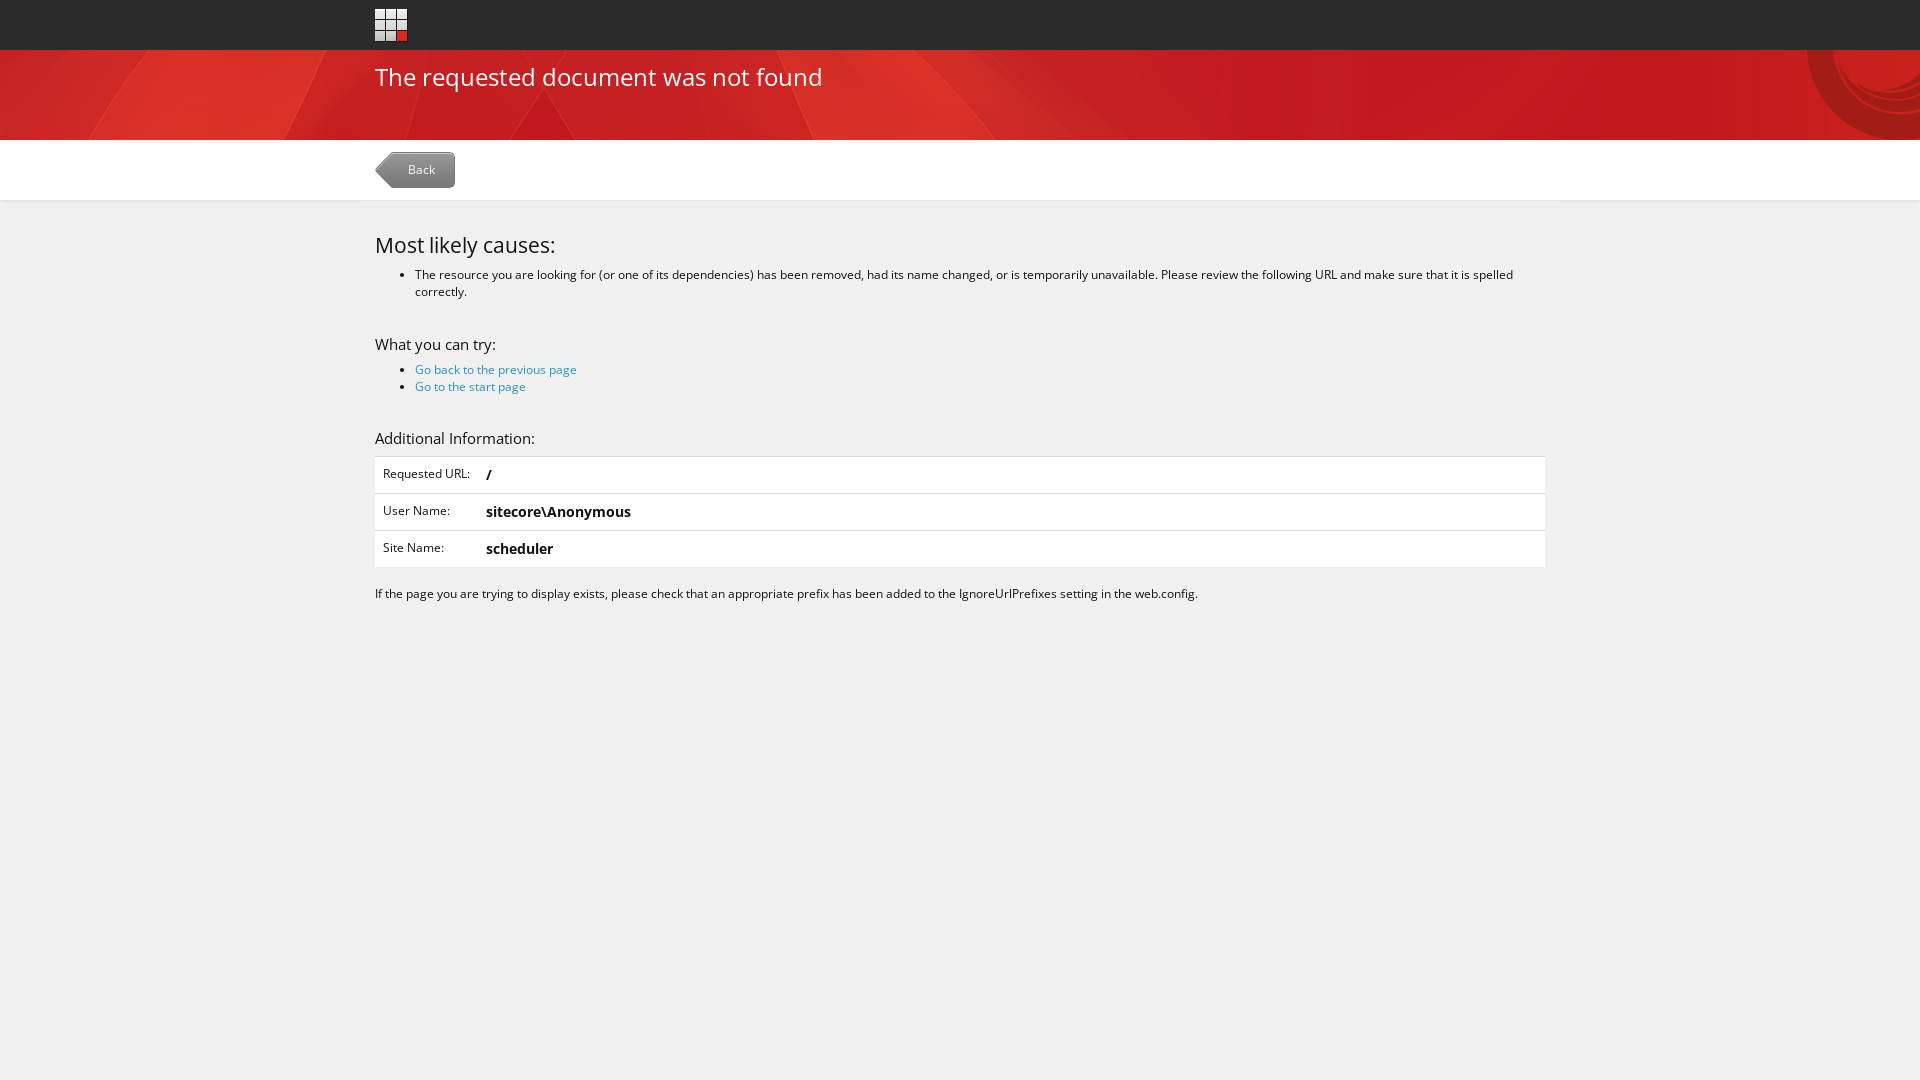  I want to click on 'Go to the start page', so click(391, 24).